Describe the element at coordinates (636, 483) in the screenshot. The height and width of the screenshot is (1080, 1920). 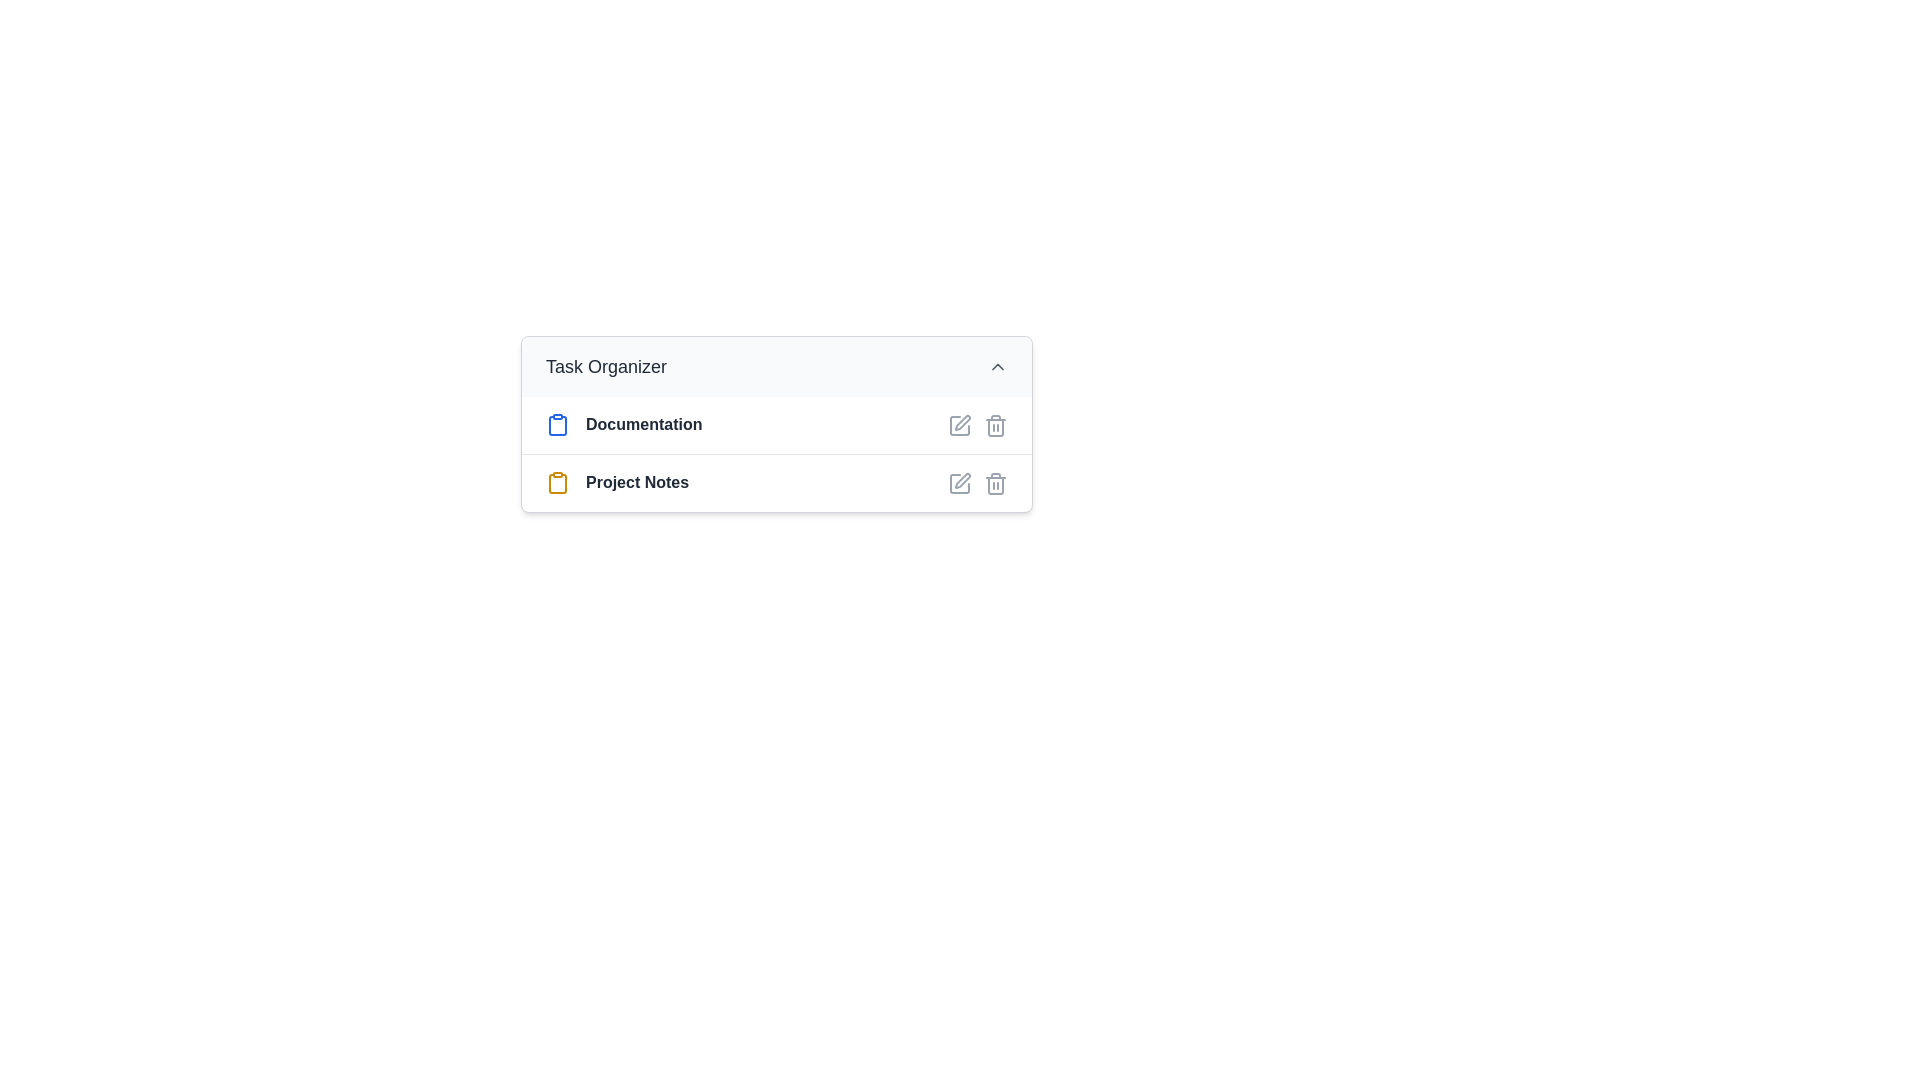
I see `the 'Project Notes' text label, which is the second item in the list under the 'Task Organizer' section` at that location.